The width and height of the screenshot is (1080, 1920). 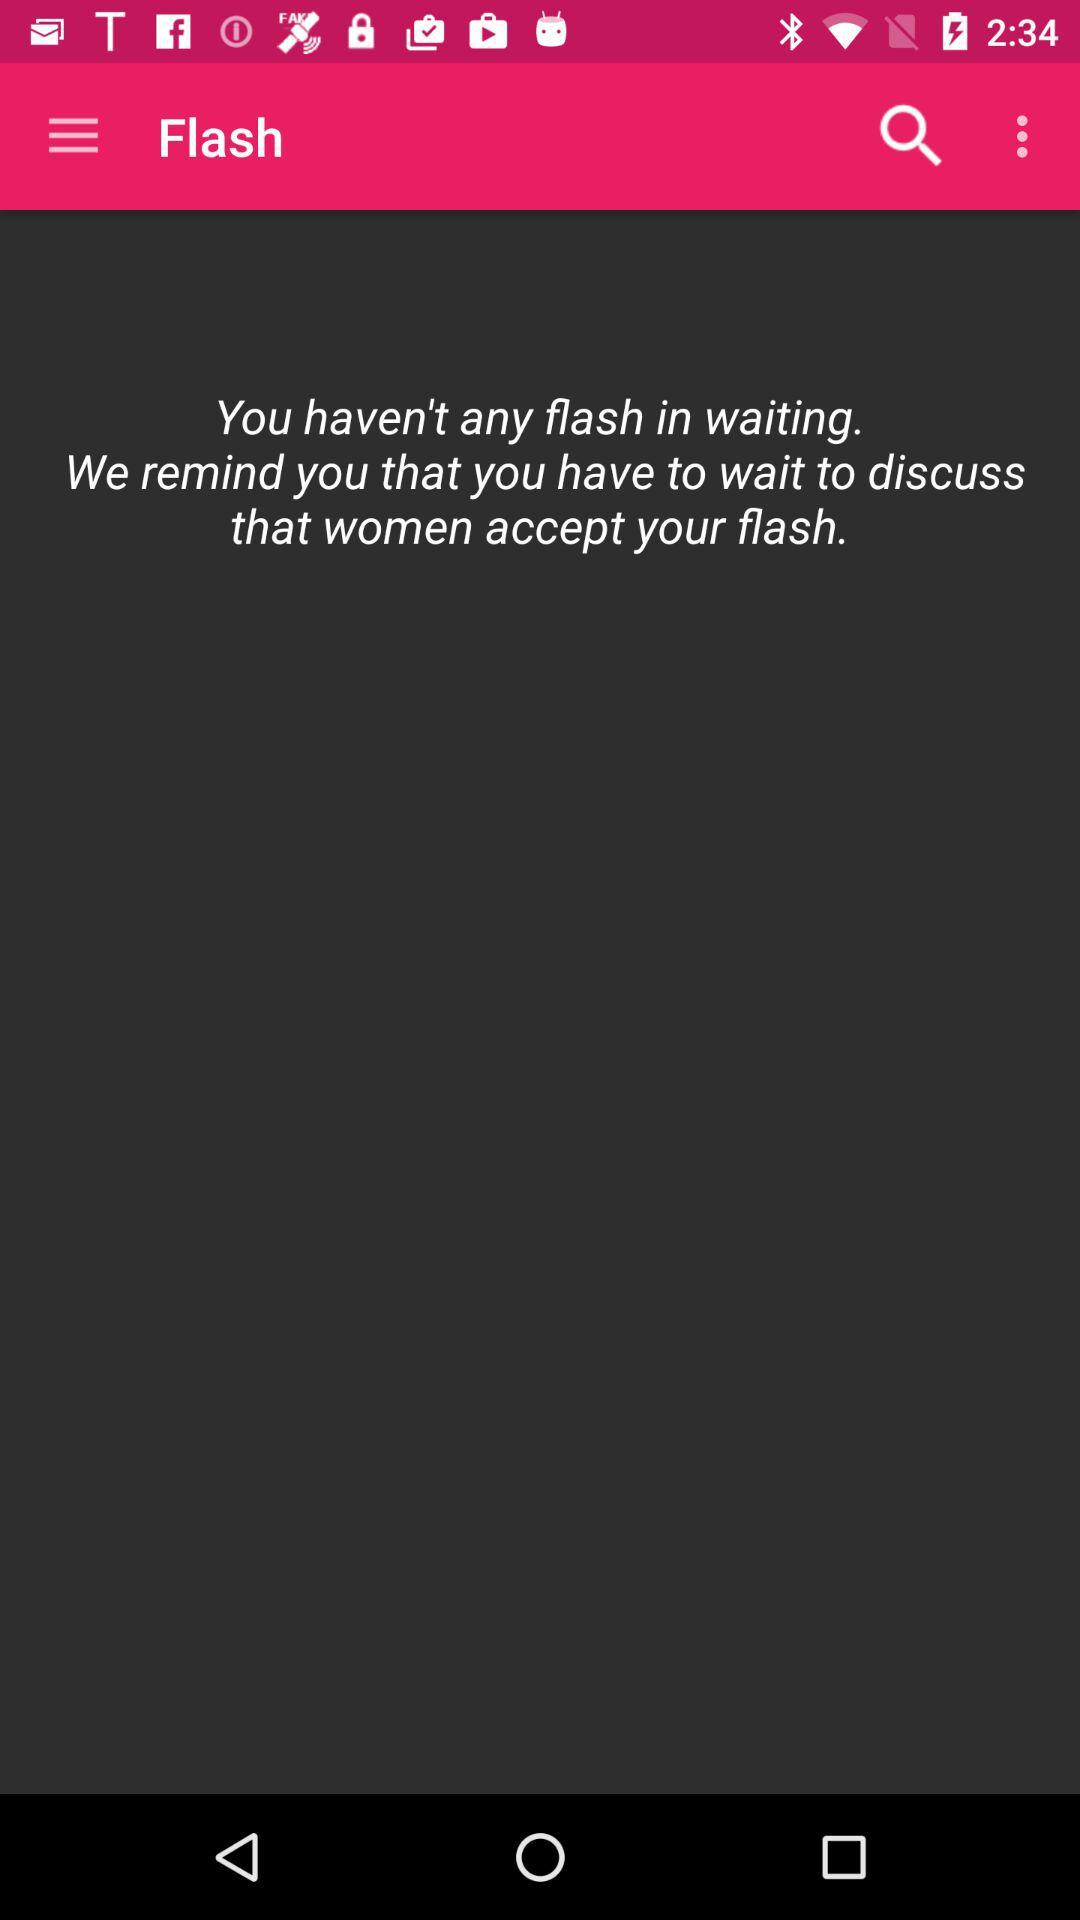 I want to click on item next to the flash item, so click(x=911, y=135).